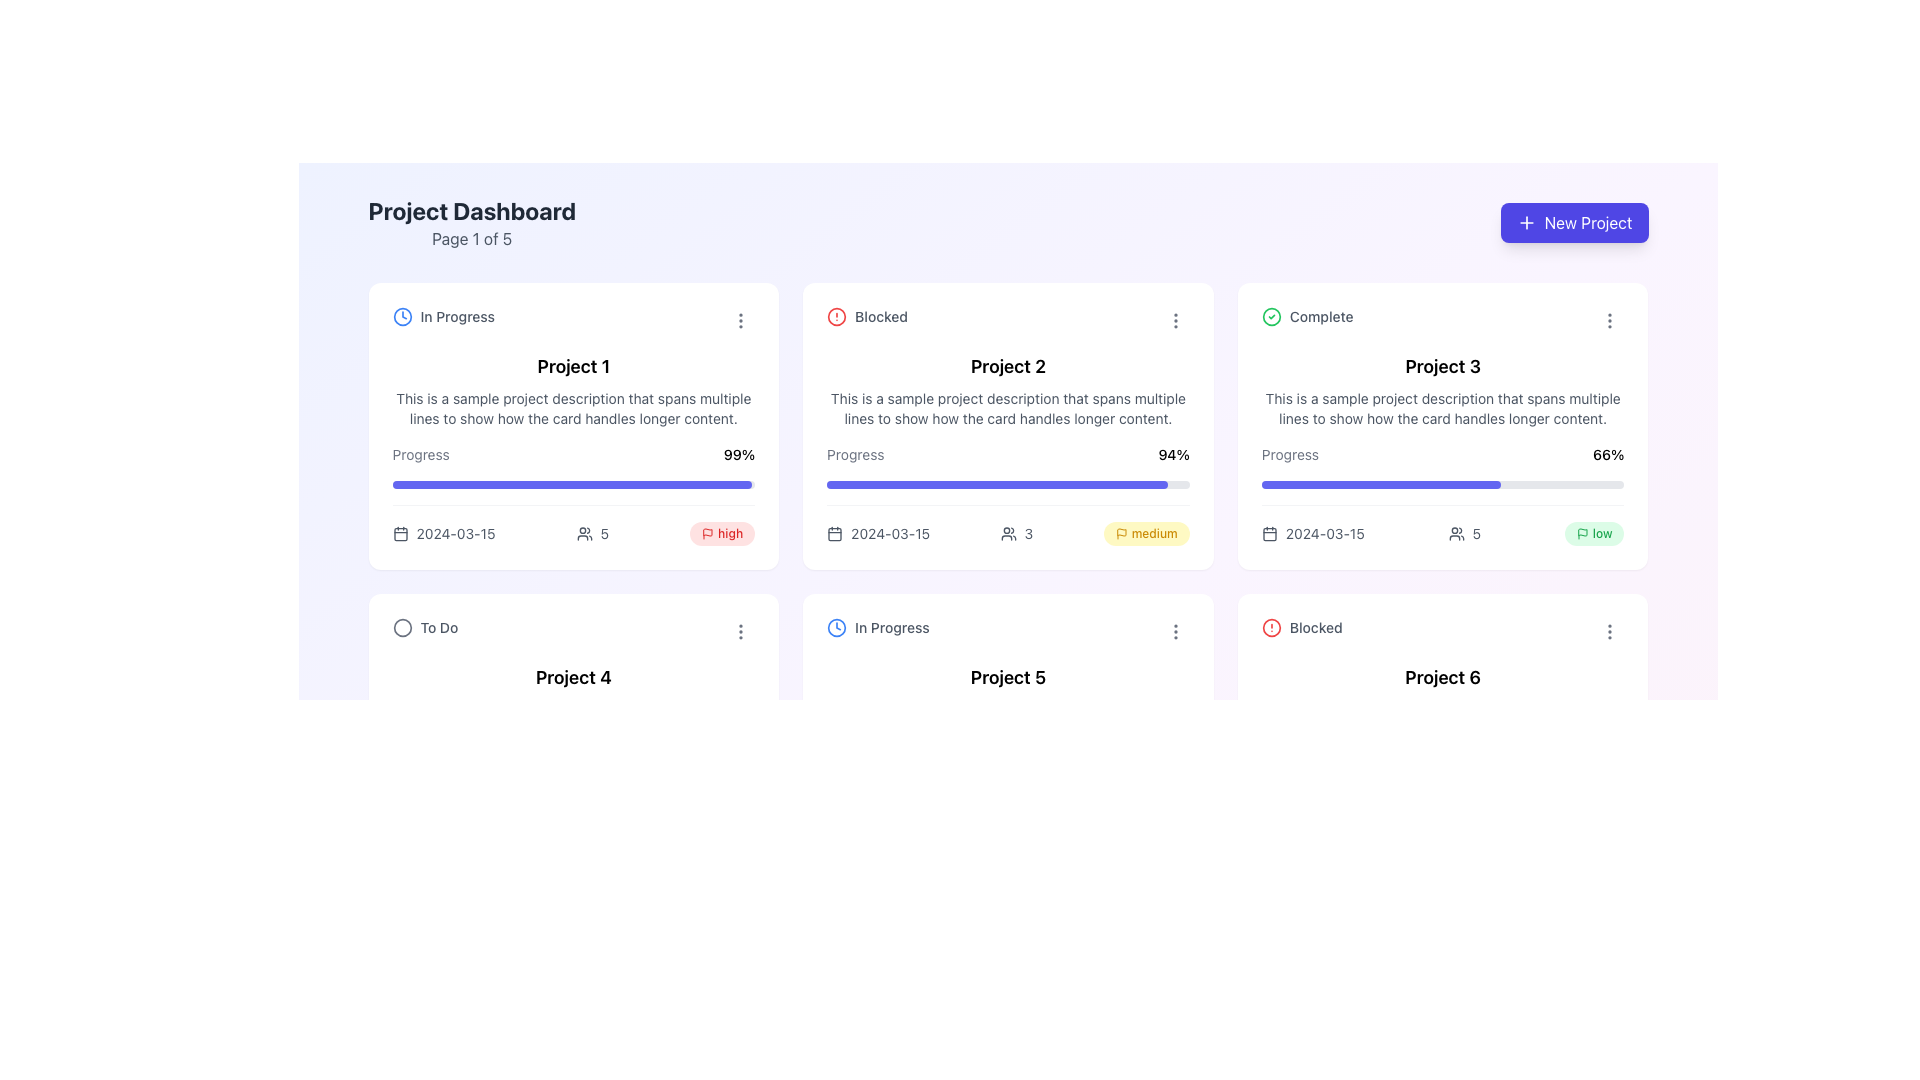  I want to click on the Date display element showing '2024-03-15' with a calendar icon for accessibility purposes, so click(1313, 532).